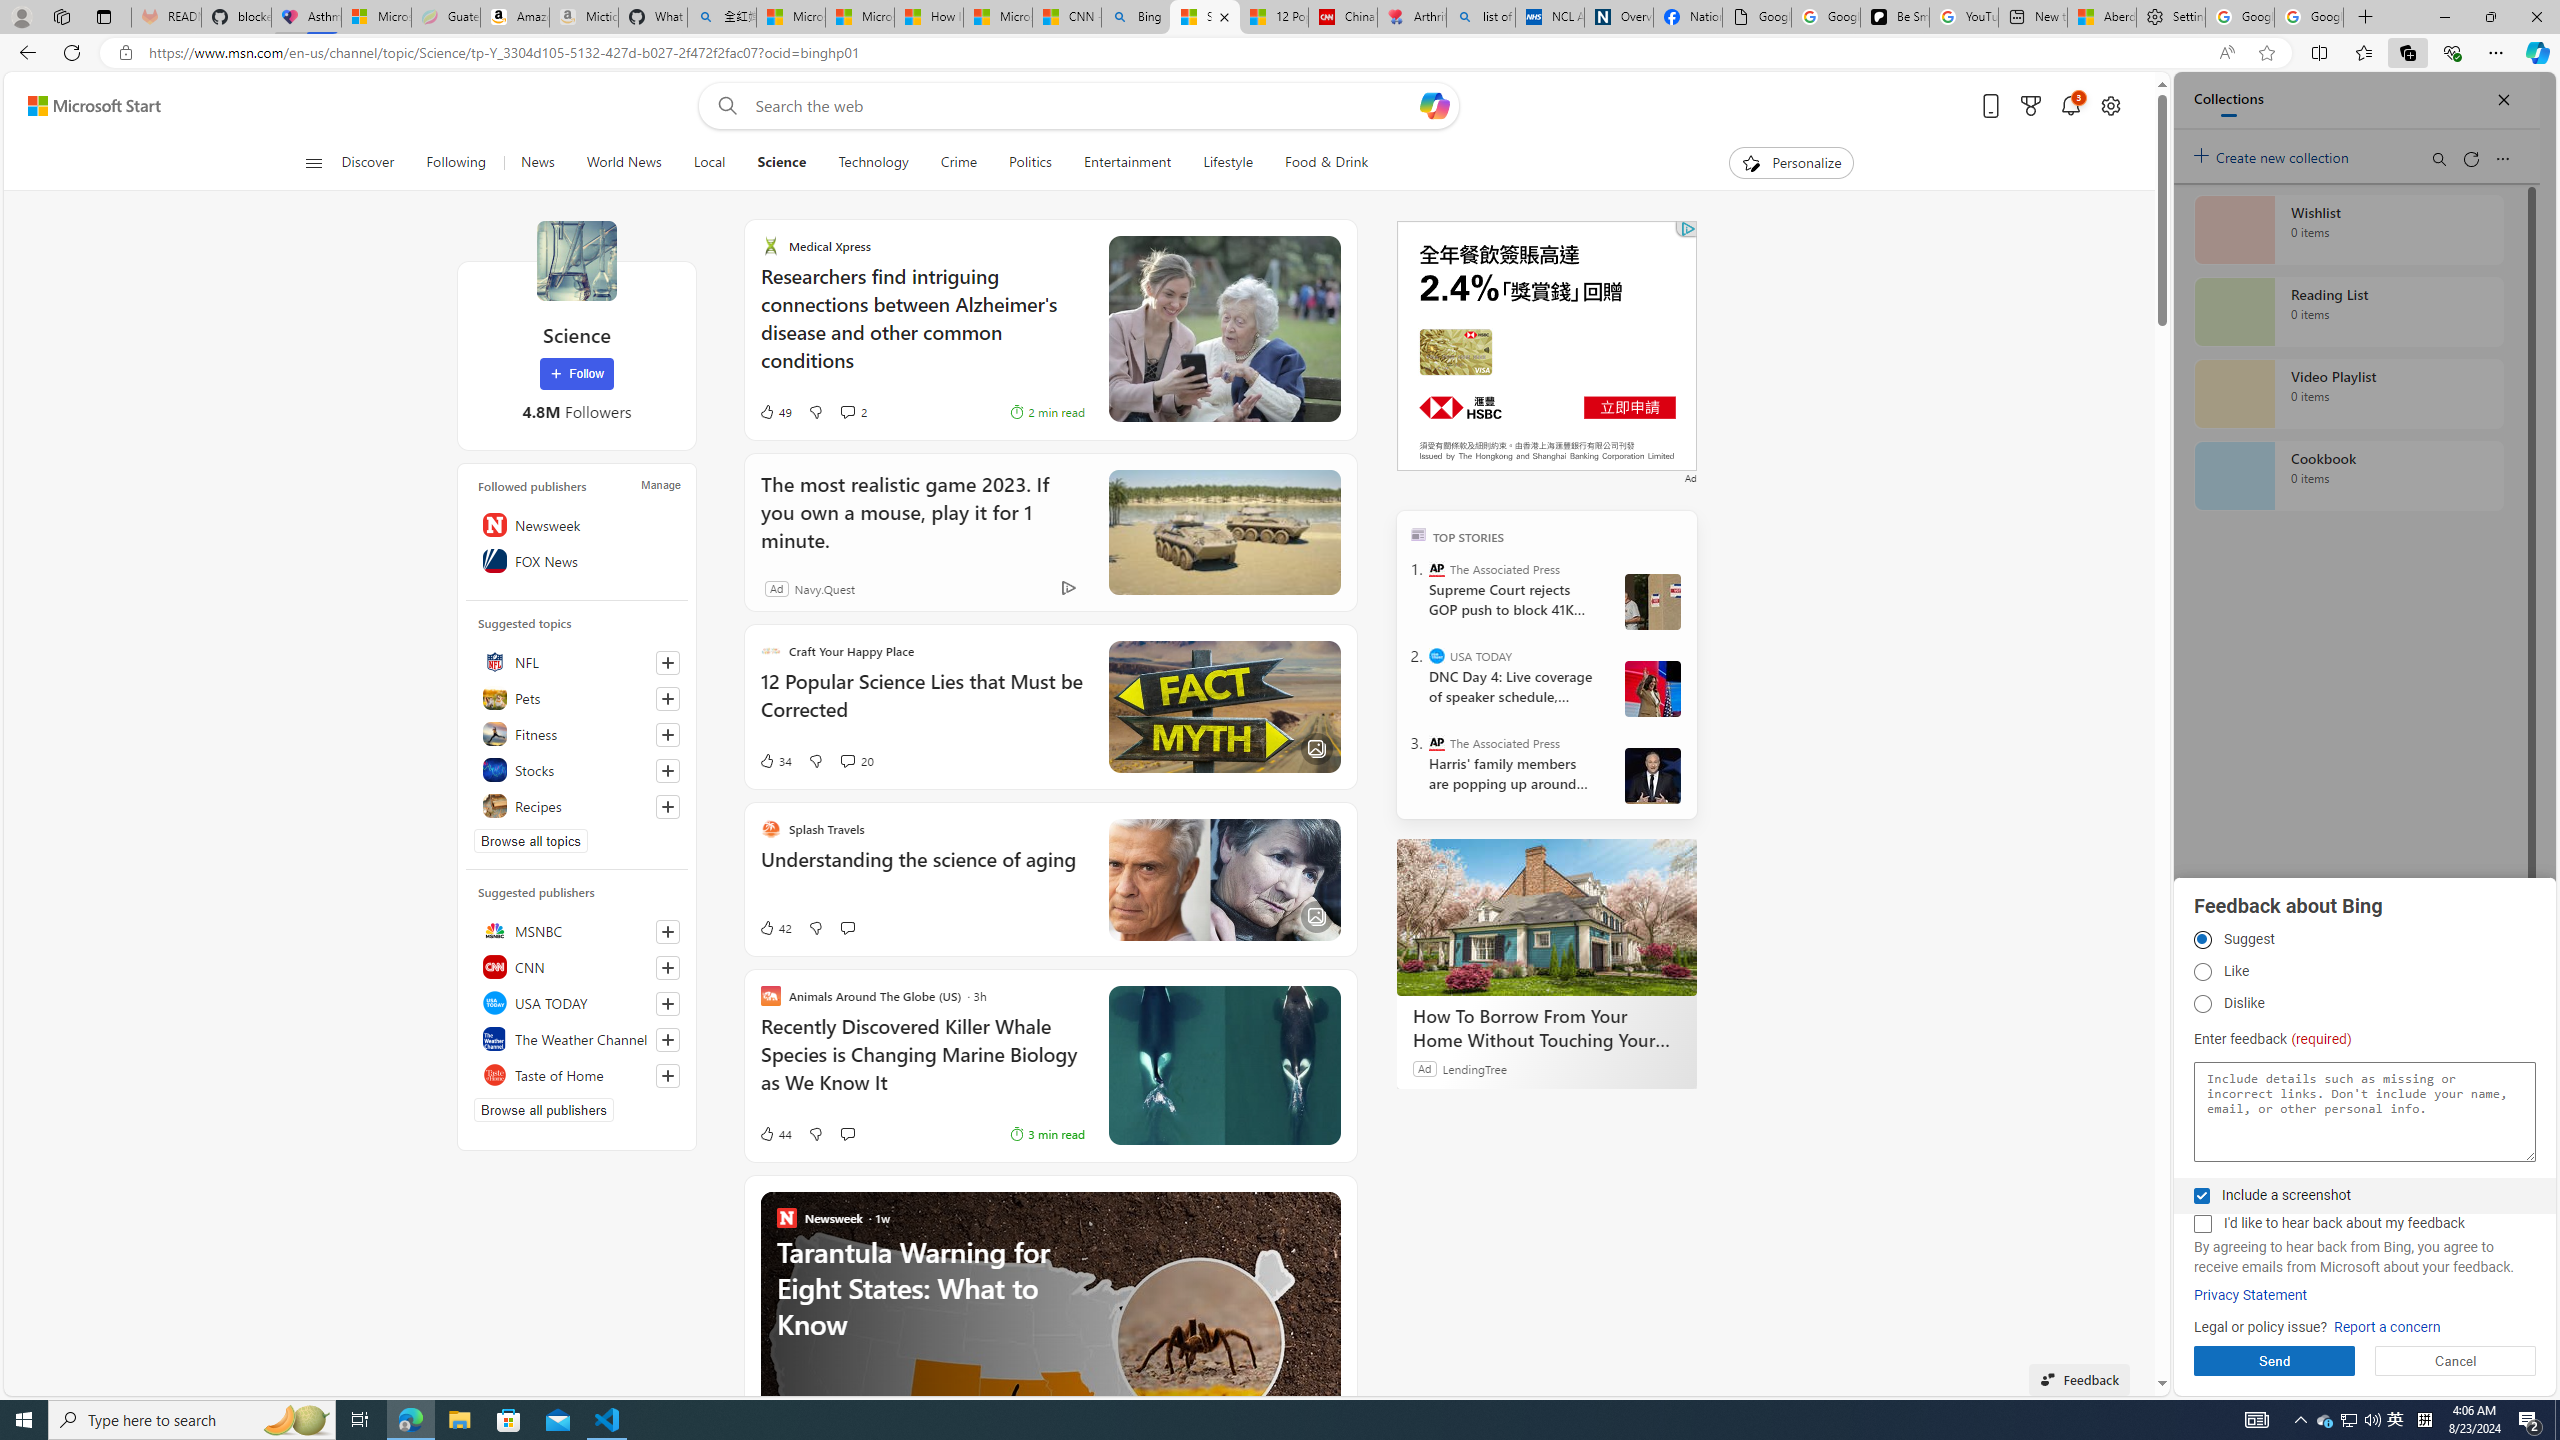  What do you see at coordinates (2455, 1360) in the screenshot?
I see `'Cancel'` at bounding box center [2455, 1360].